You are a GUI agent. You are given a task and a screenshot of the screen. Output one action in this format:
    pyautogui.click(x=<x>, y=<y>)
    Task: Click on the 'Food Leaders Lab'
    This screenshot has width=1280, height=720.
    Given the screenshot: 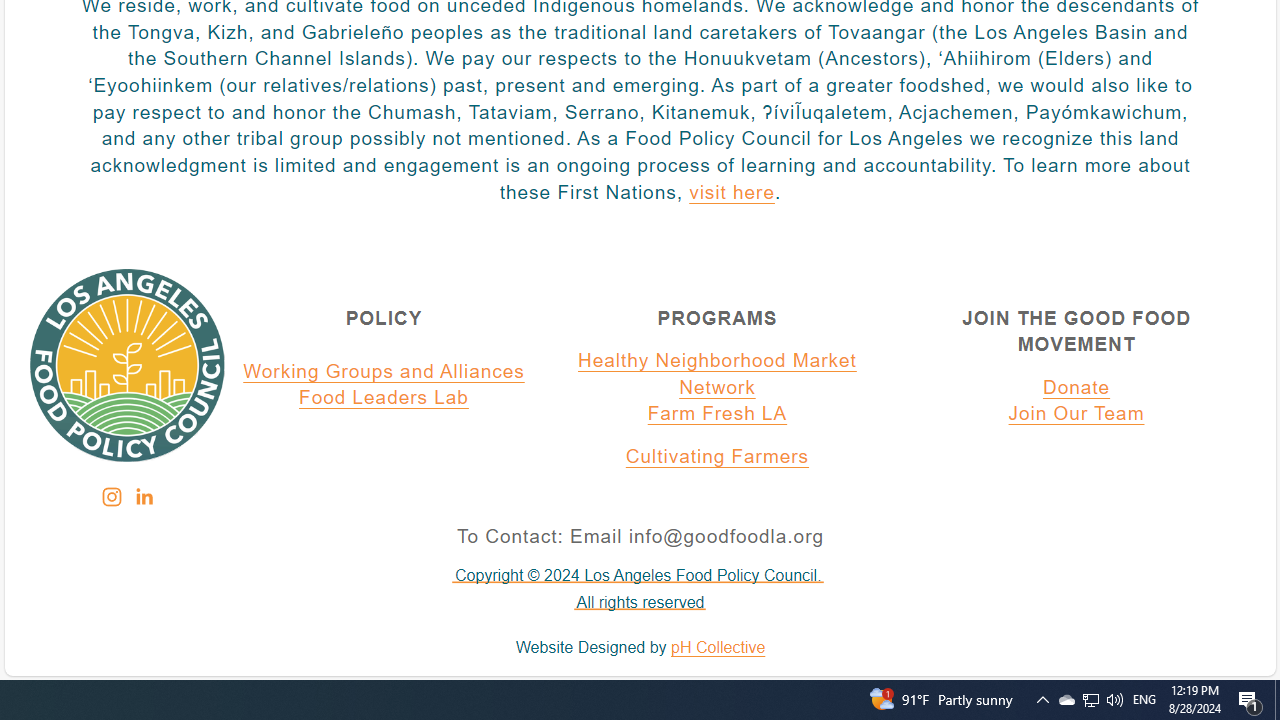 What is the action you would take?
    pyautogui.click(x=384, y=399)
    